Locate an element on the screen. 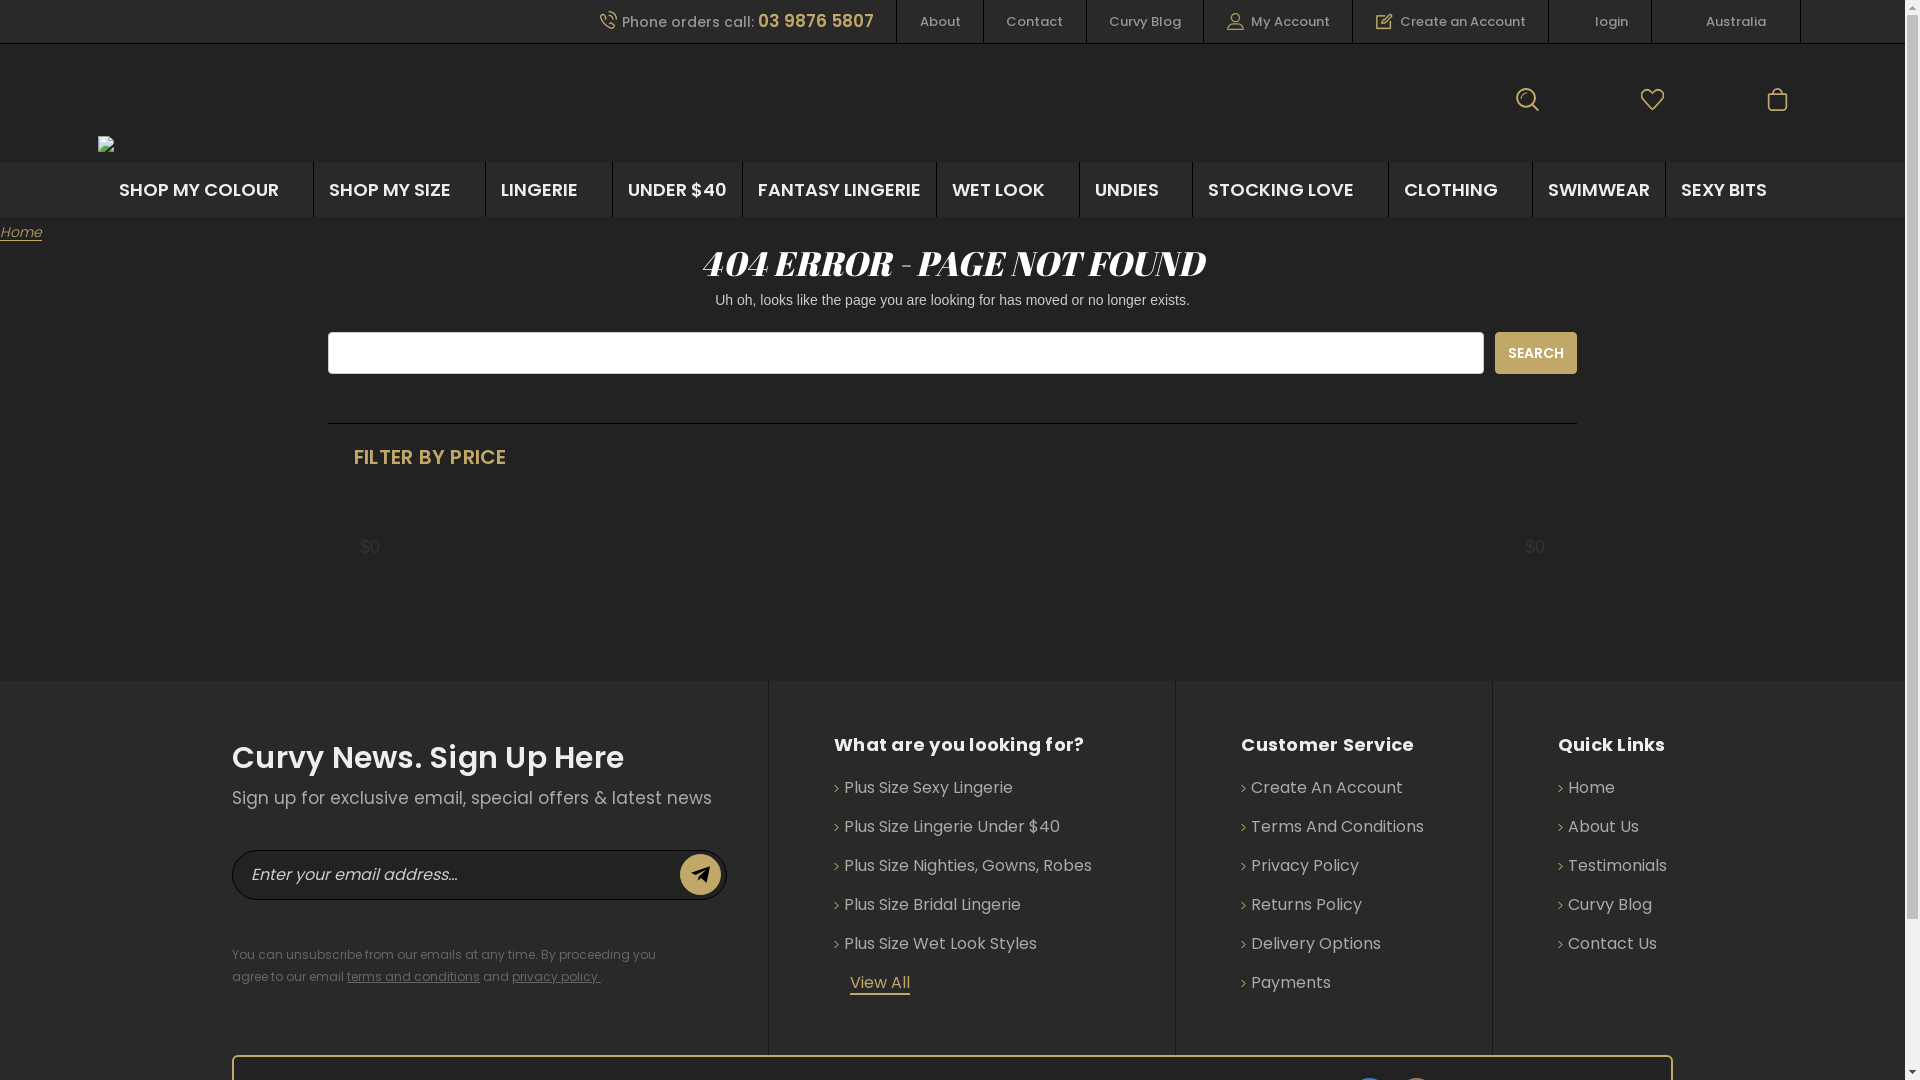 The height and width of the screenshot is (1080, 1920). 'Terms And Conditions' is located at coordinates (1332, 826).